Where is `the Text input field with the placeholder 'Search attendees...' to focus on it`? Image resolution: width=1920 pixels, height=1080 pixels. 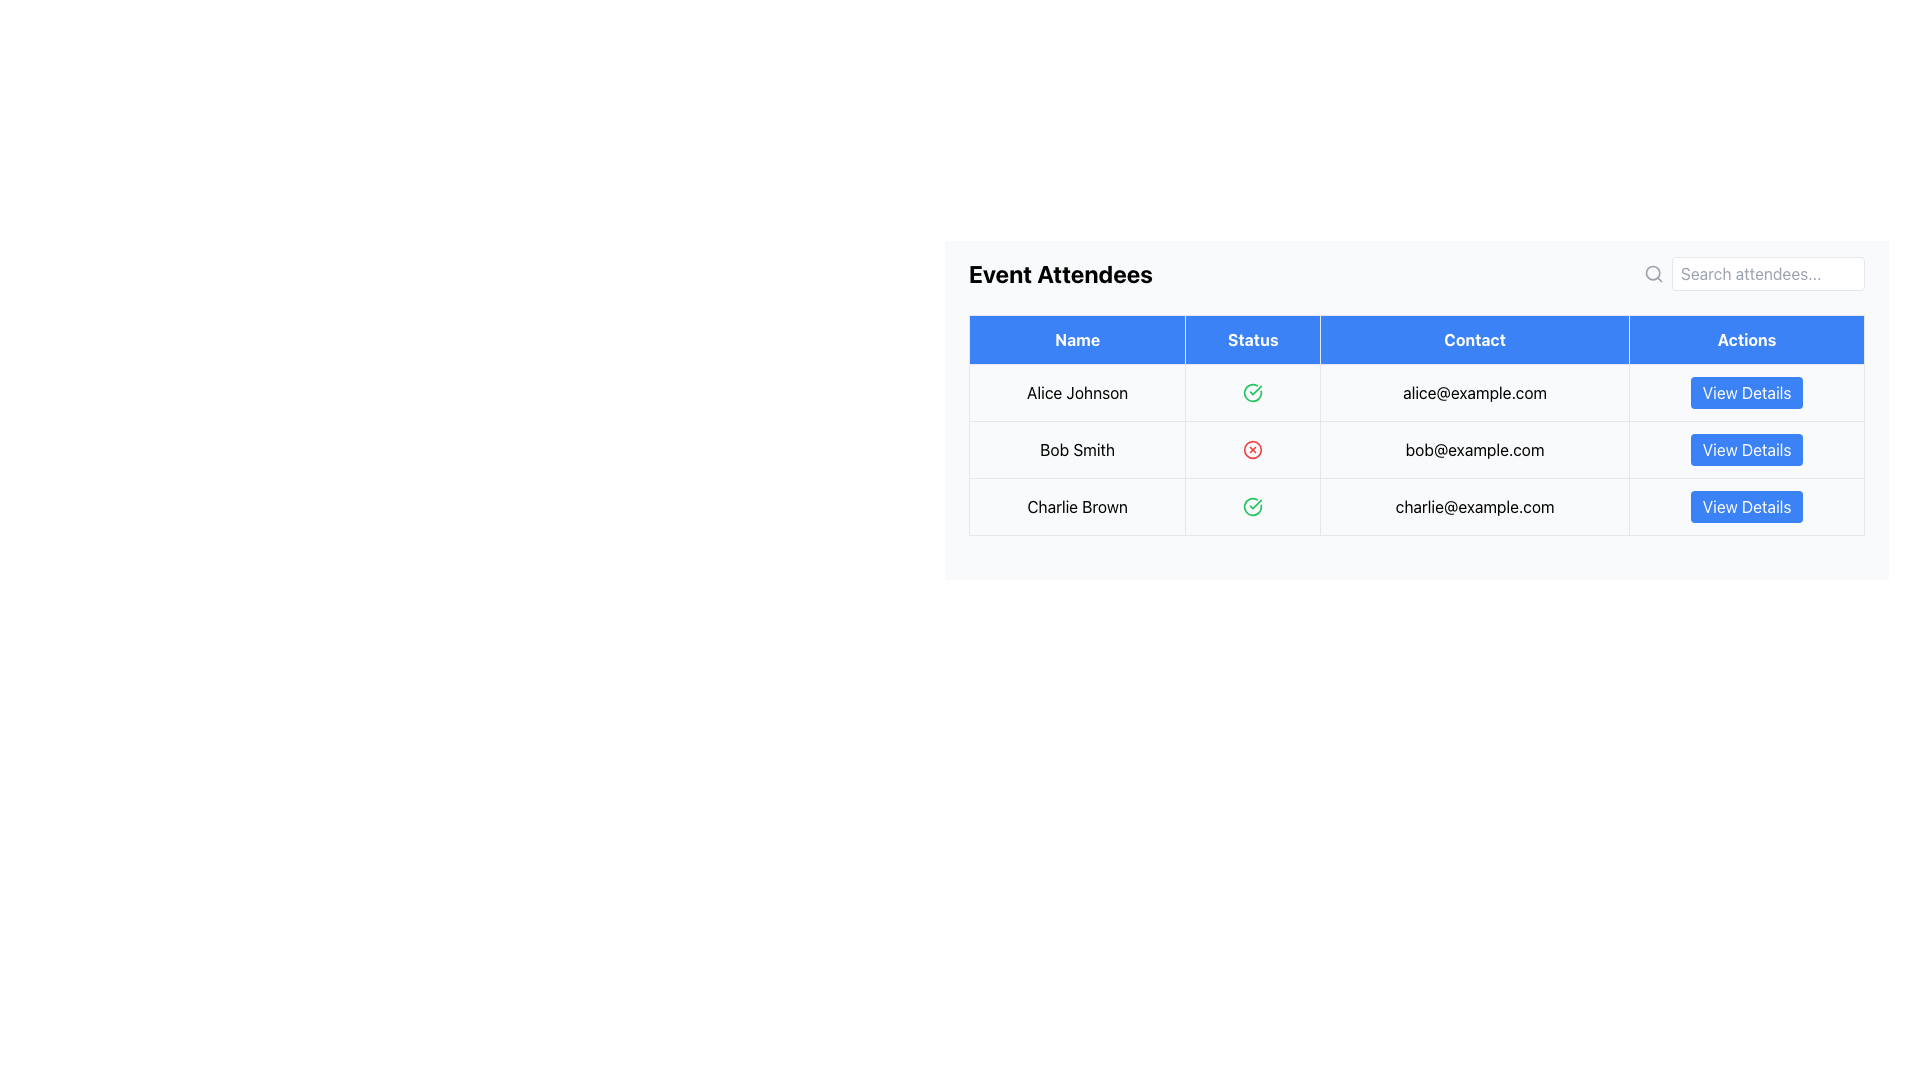 the Text input field with the placeholder 'Search attendees...' to focus on it is located at coordinates (1768, 273).